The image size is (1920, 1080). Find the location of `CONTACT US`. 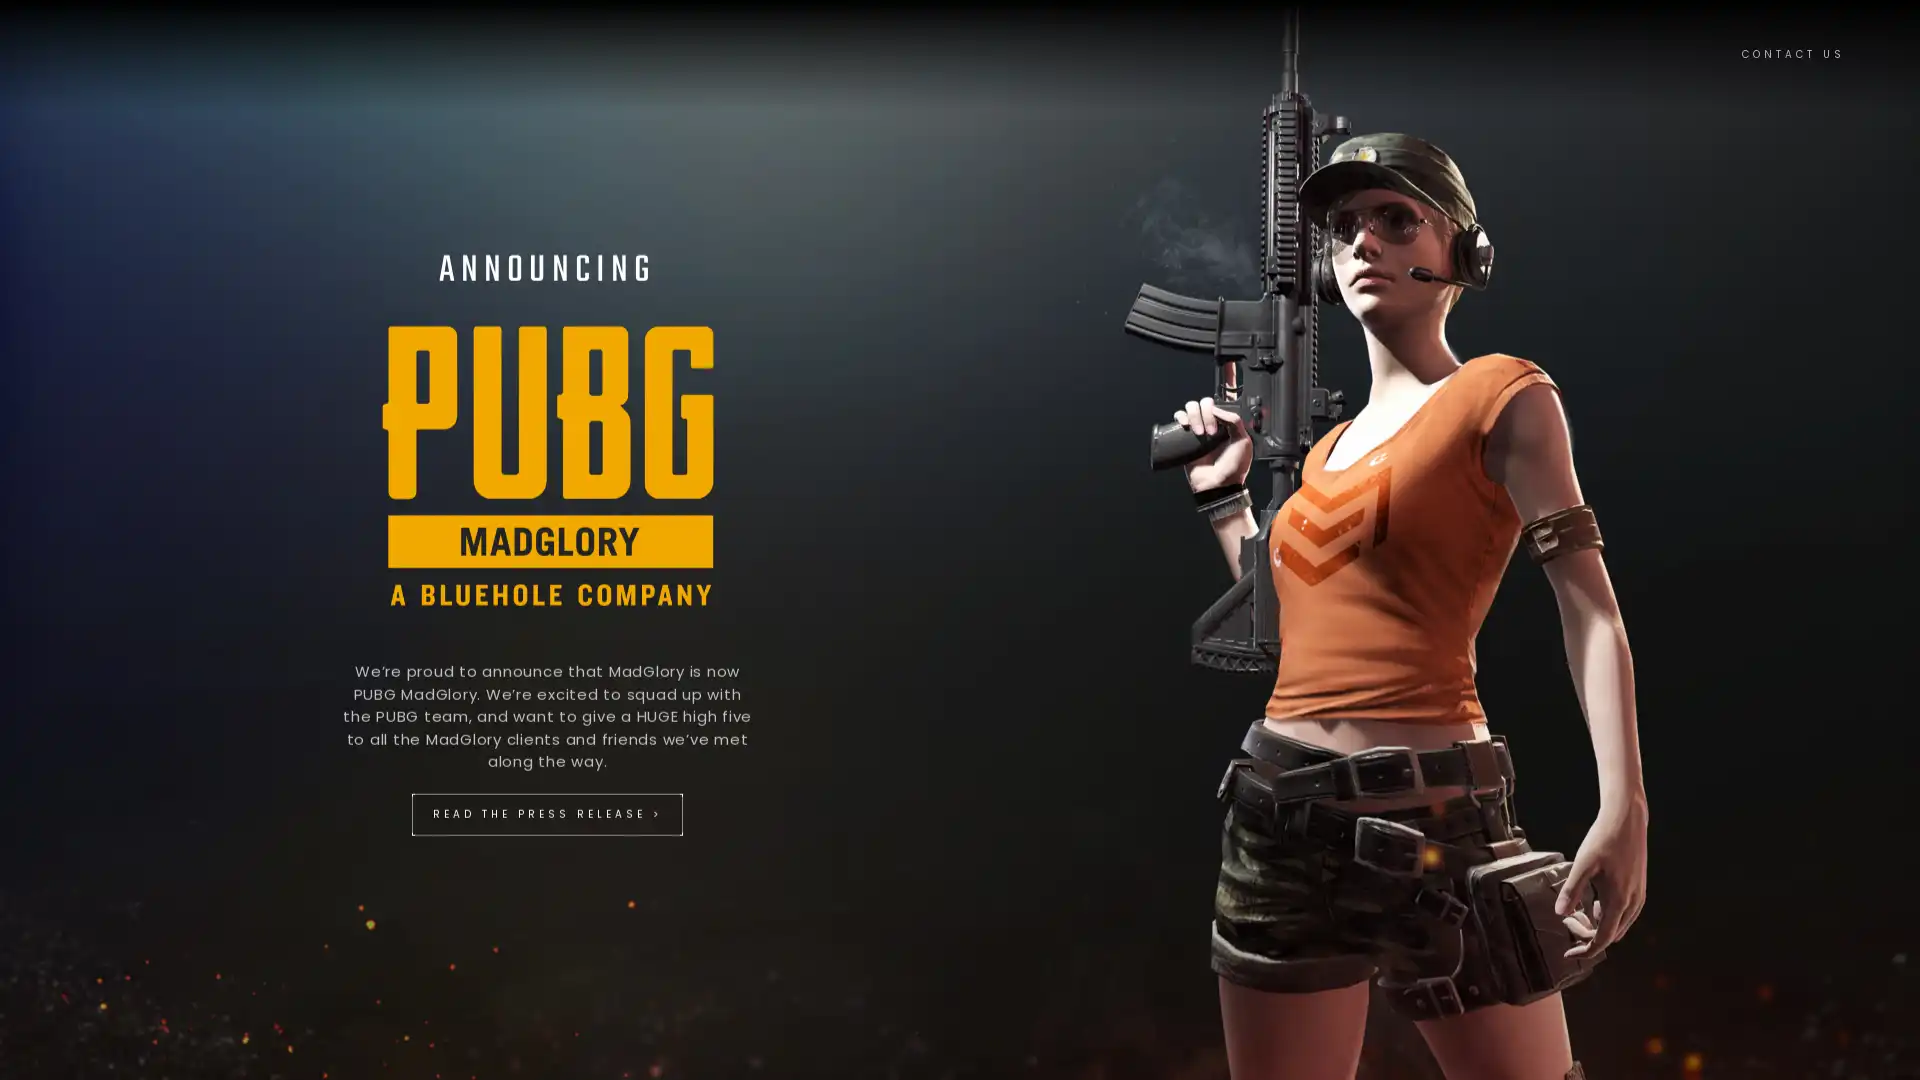

CONTACT US is located at coordinates (1805, 53).